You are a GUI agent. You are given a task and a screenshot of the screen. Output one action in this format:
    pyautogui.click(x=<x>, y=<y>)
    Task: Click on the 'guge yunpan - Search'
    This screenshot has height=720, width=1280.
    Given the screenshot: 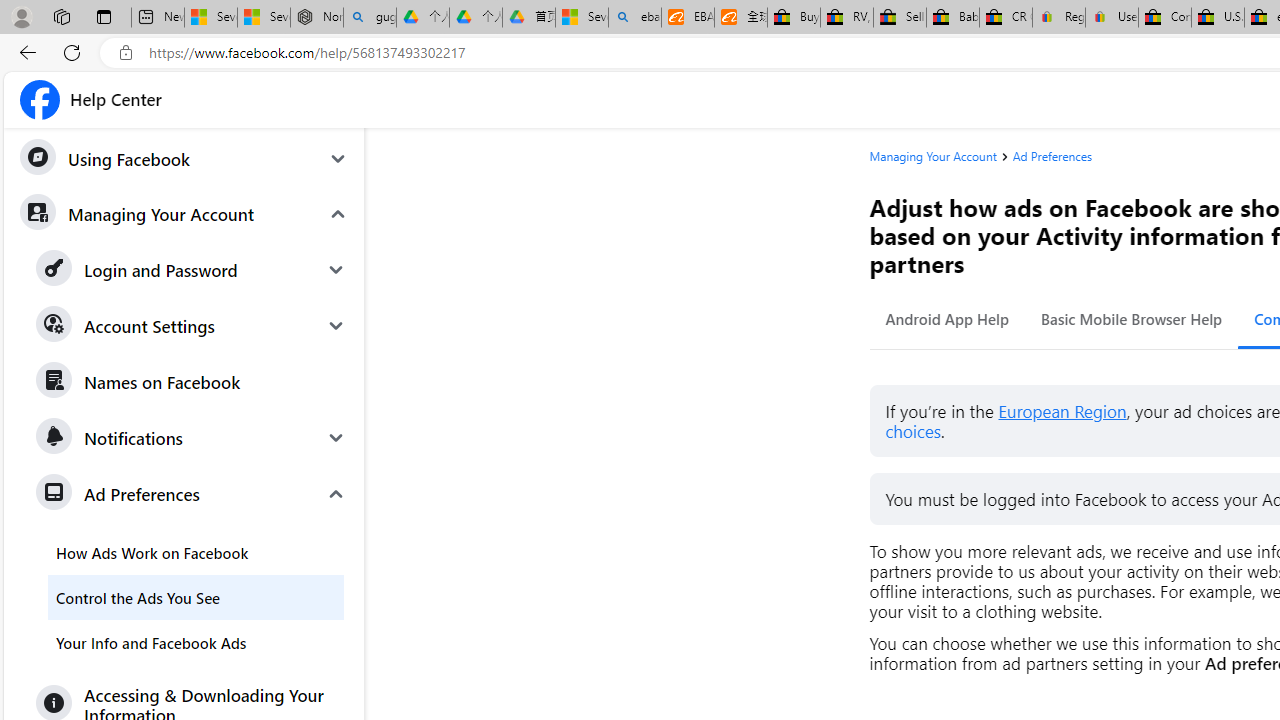 What is the action you would take?
    pyautogui.click(x=369, y=17)
    